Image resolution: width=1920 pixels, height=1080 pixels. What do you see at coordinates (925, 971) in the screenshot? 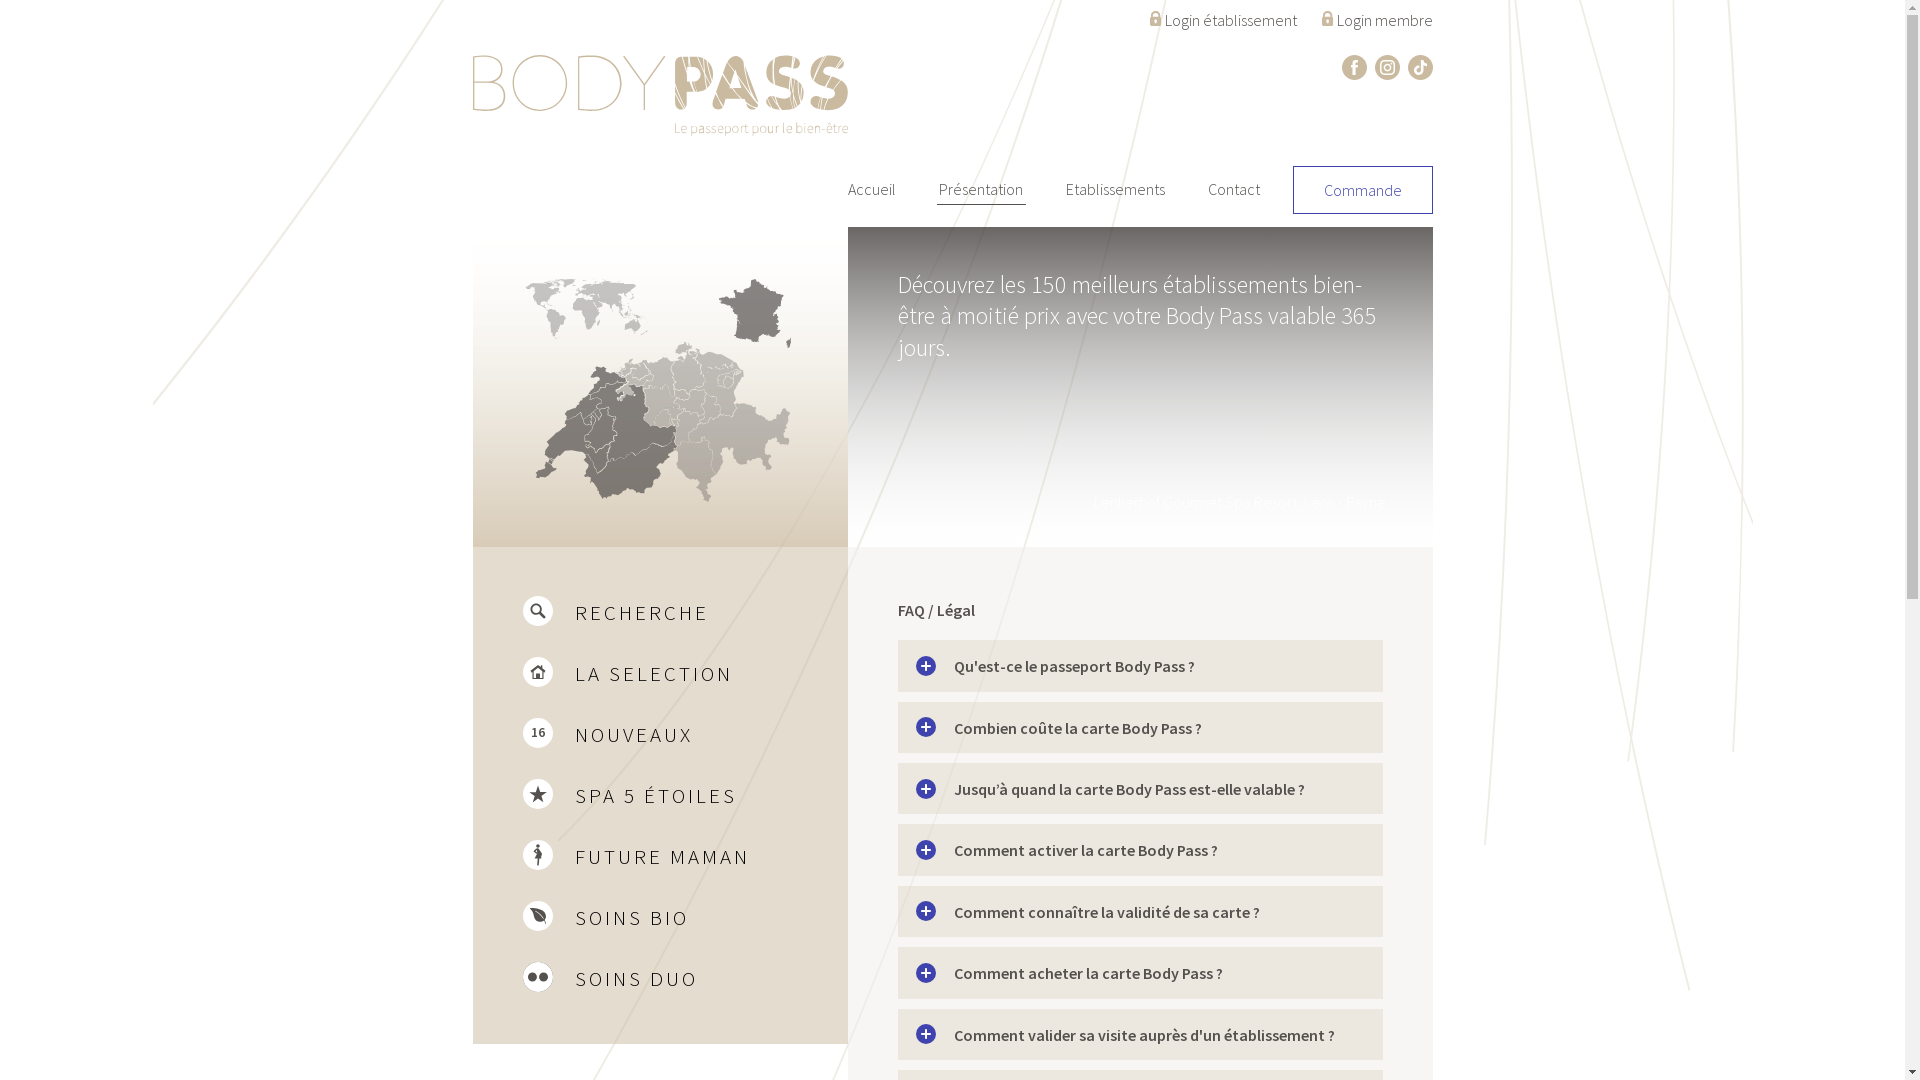
I see `'Open'` at bounding box center [925, 971].